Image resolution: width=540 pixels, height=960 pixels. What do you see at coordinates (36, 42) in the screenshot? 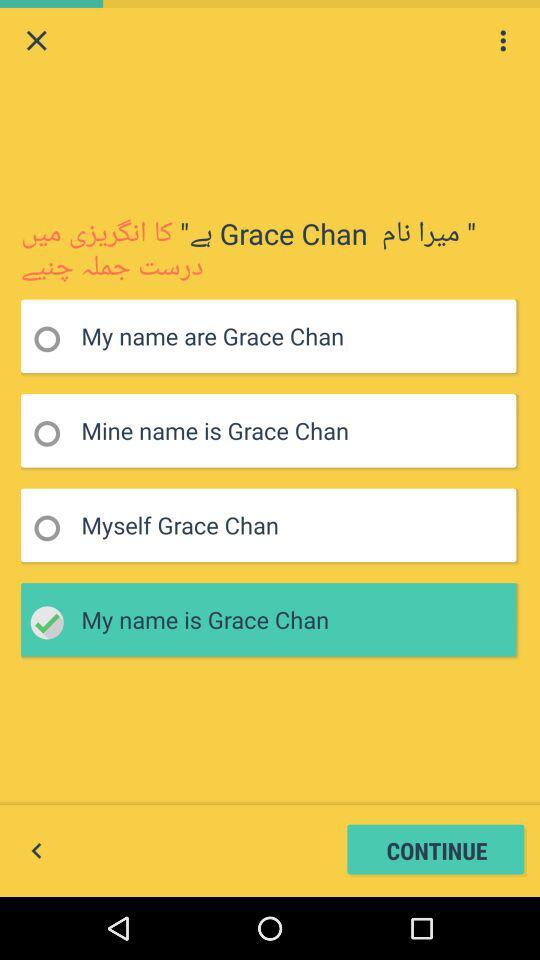
I see `the close icon` at bounding box center [36, 42].